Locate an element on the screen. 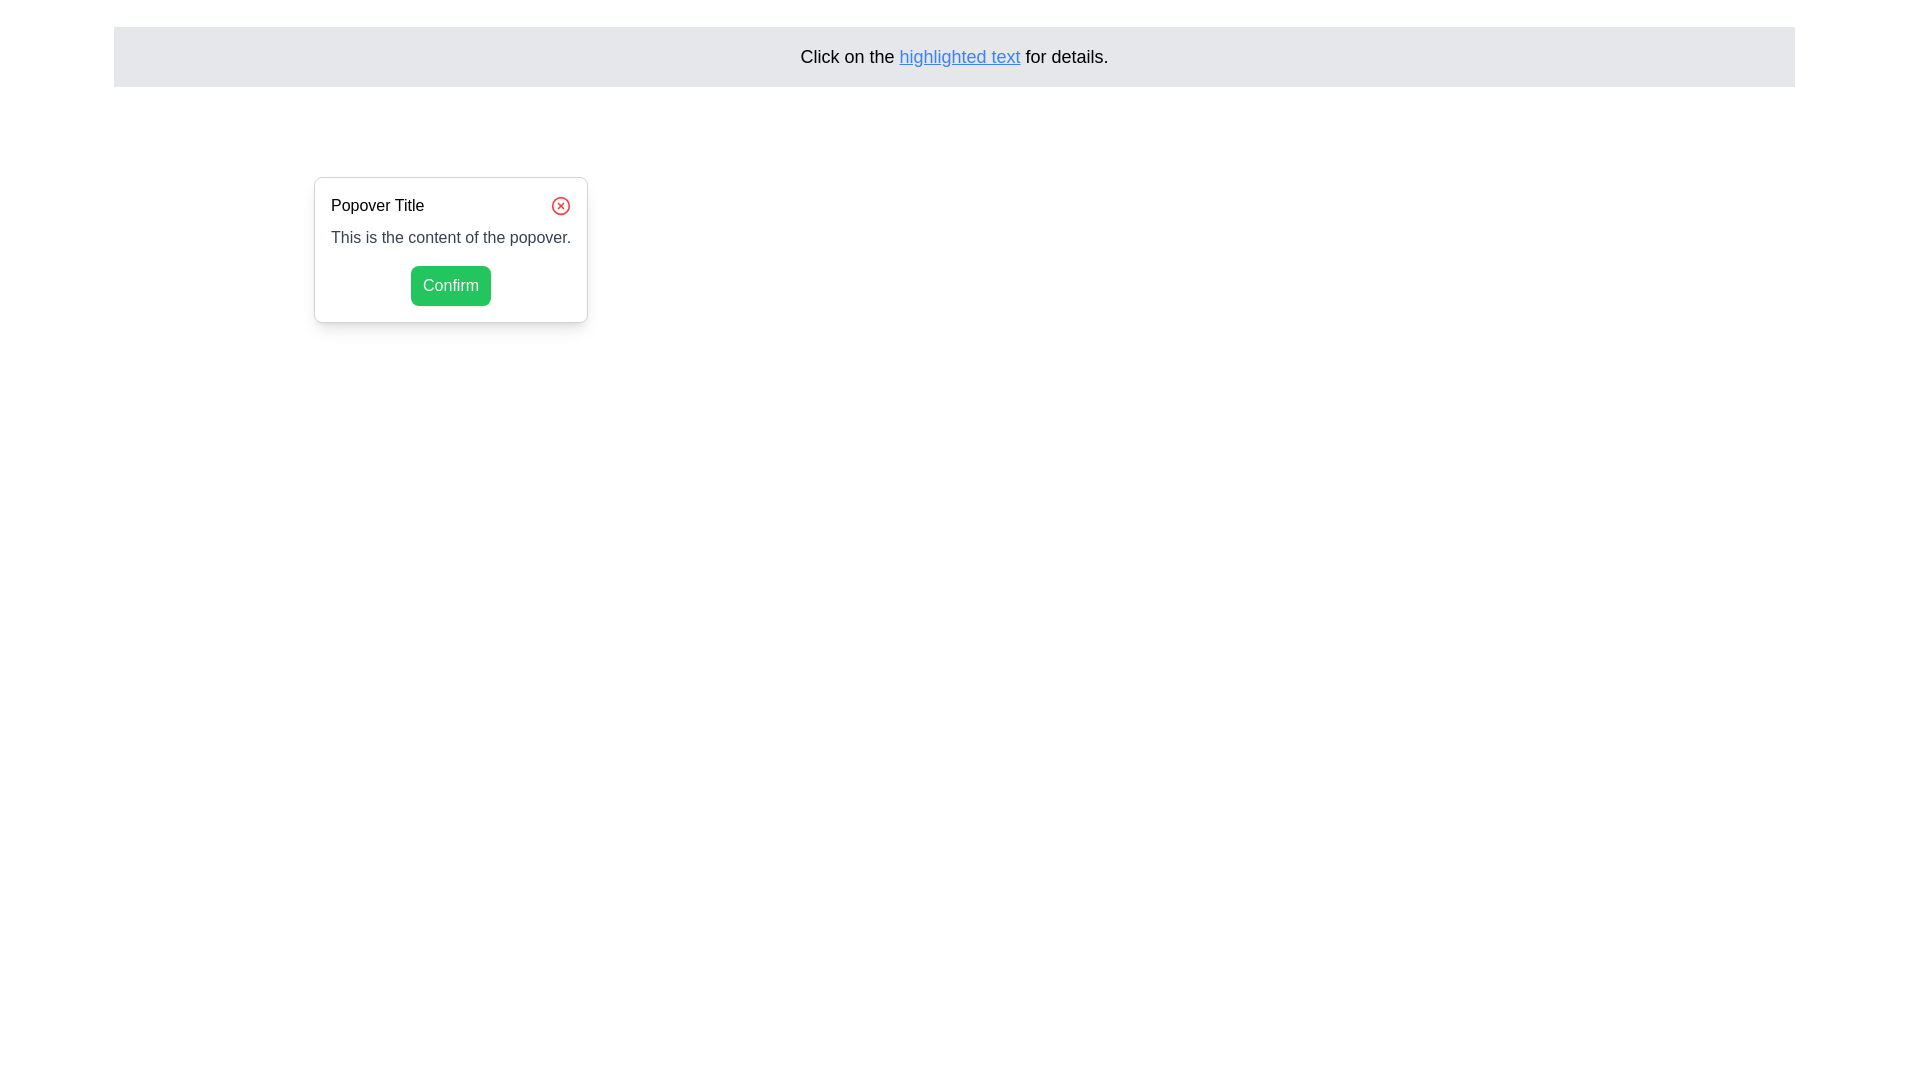 The height and width of the screenshot is (1080, 1920). instructions by clicking on the actionable link-styled text that says 'Click on the highlighted text for details.' is located at coordinates (953, 56).